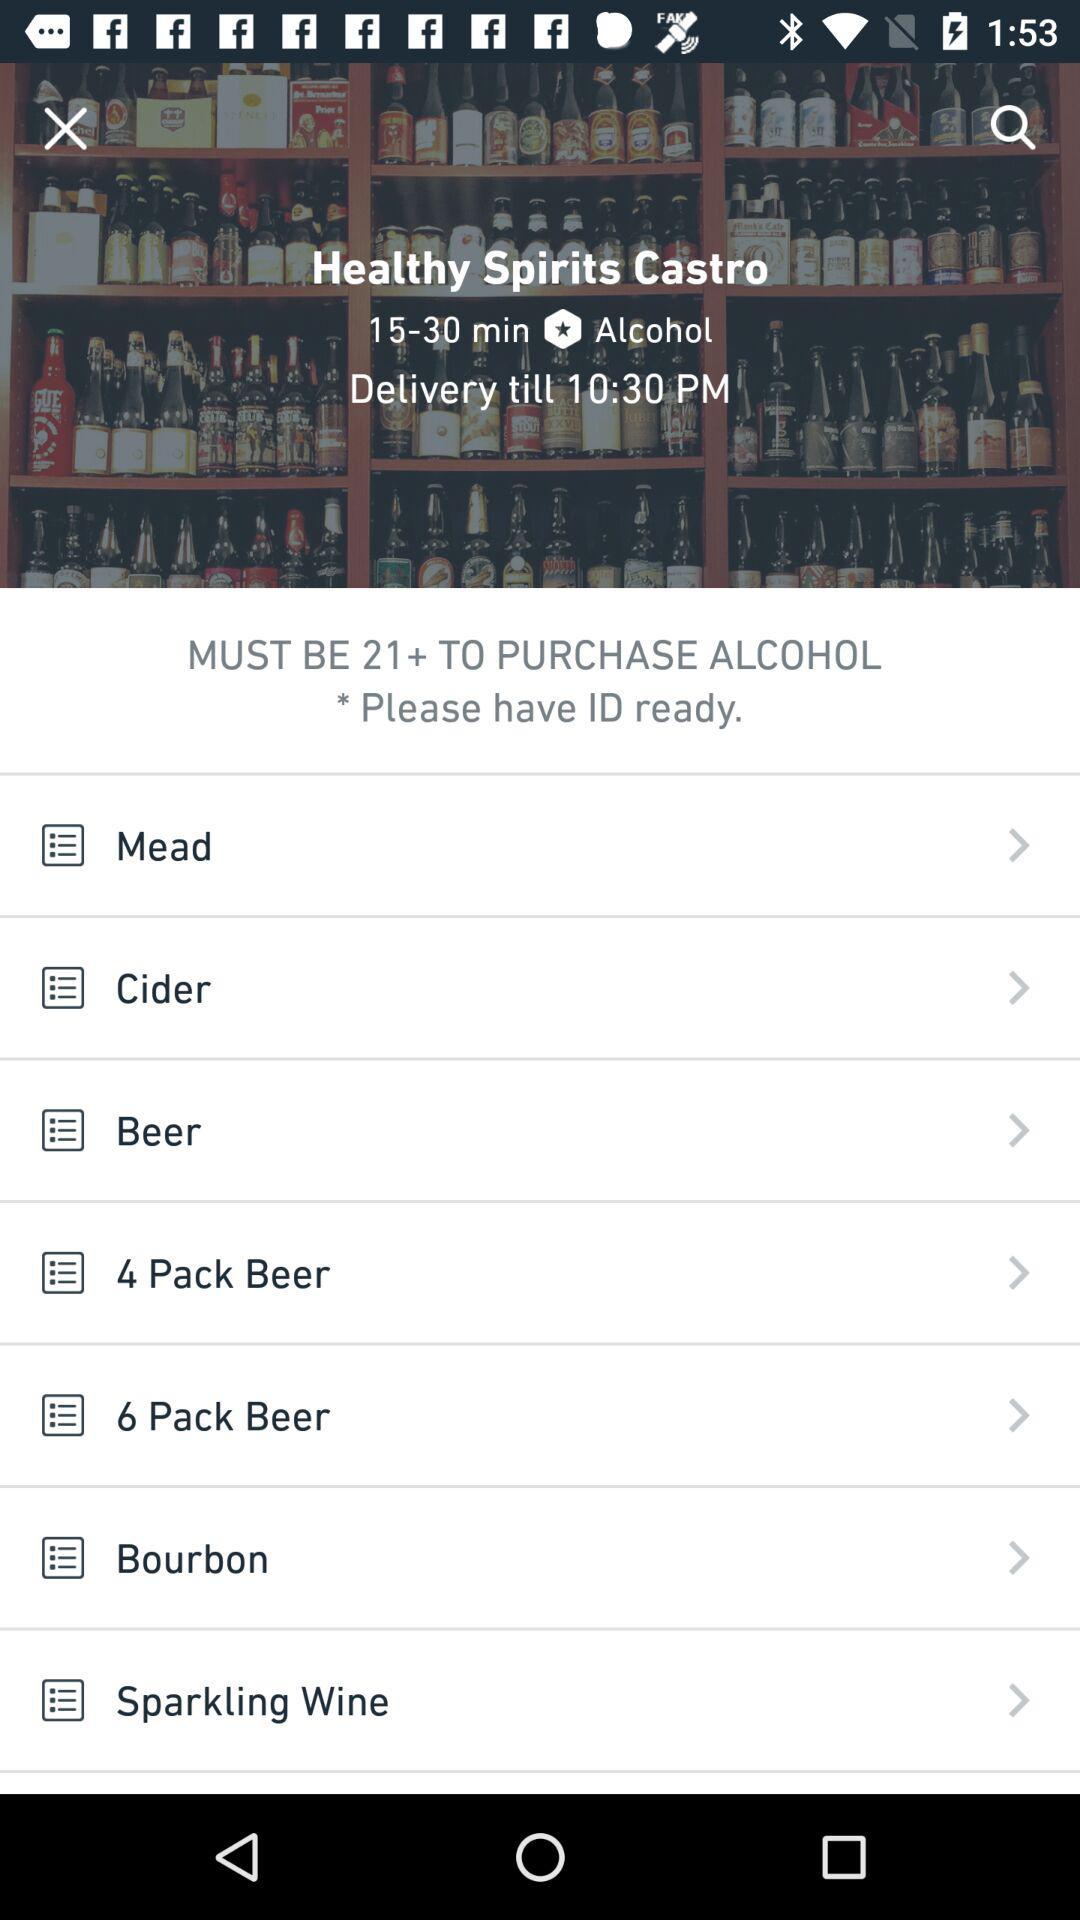  Describe the element at coordinates (64, 127) in the screenshot. I see `app above mead icon` at that location.